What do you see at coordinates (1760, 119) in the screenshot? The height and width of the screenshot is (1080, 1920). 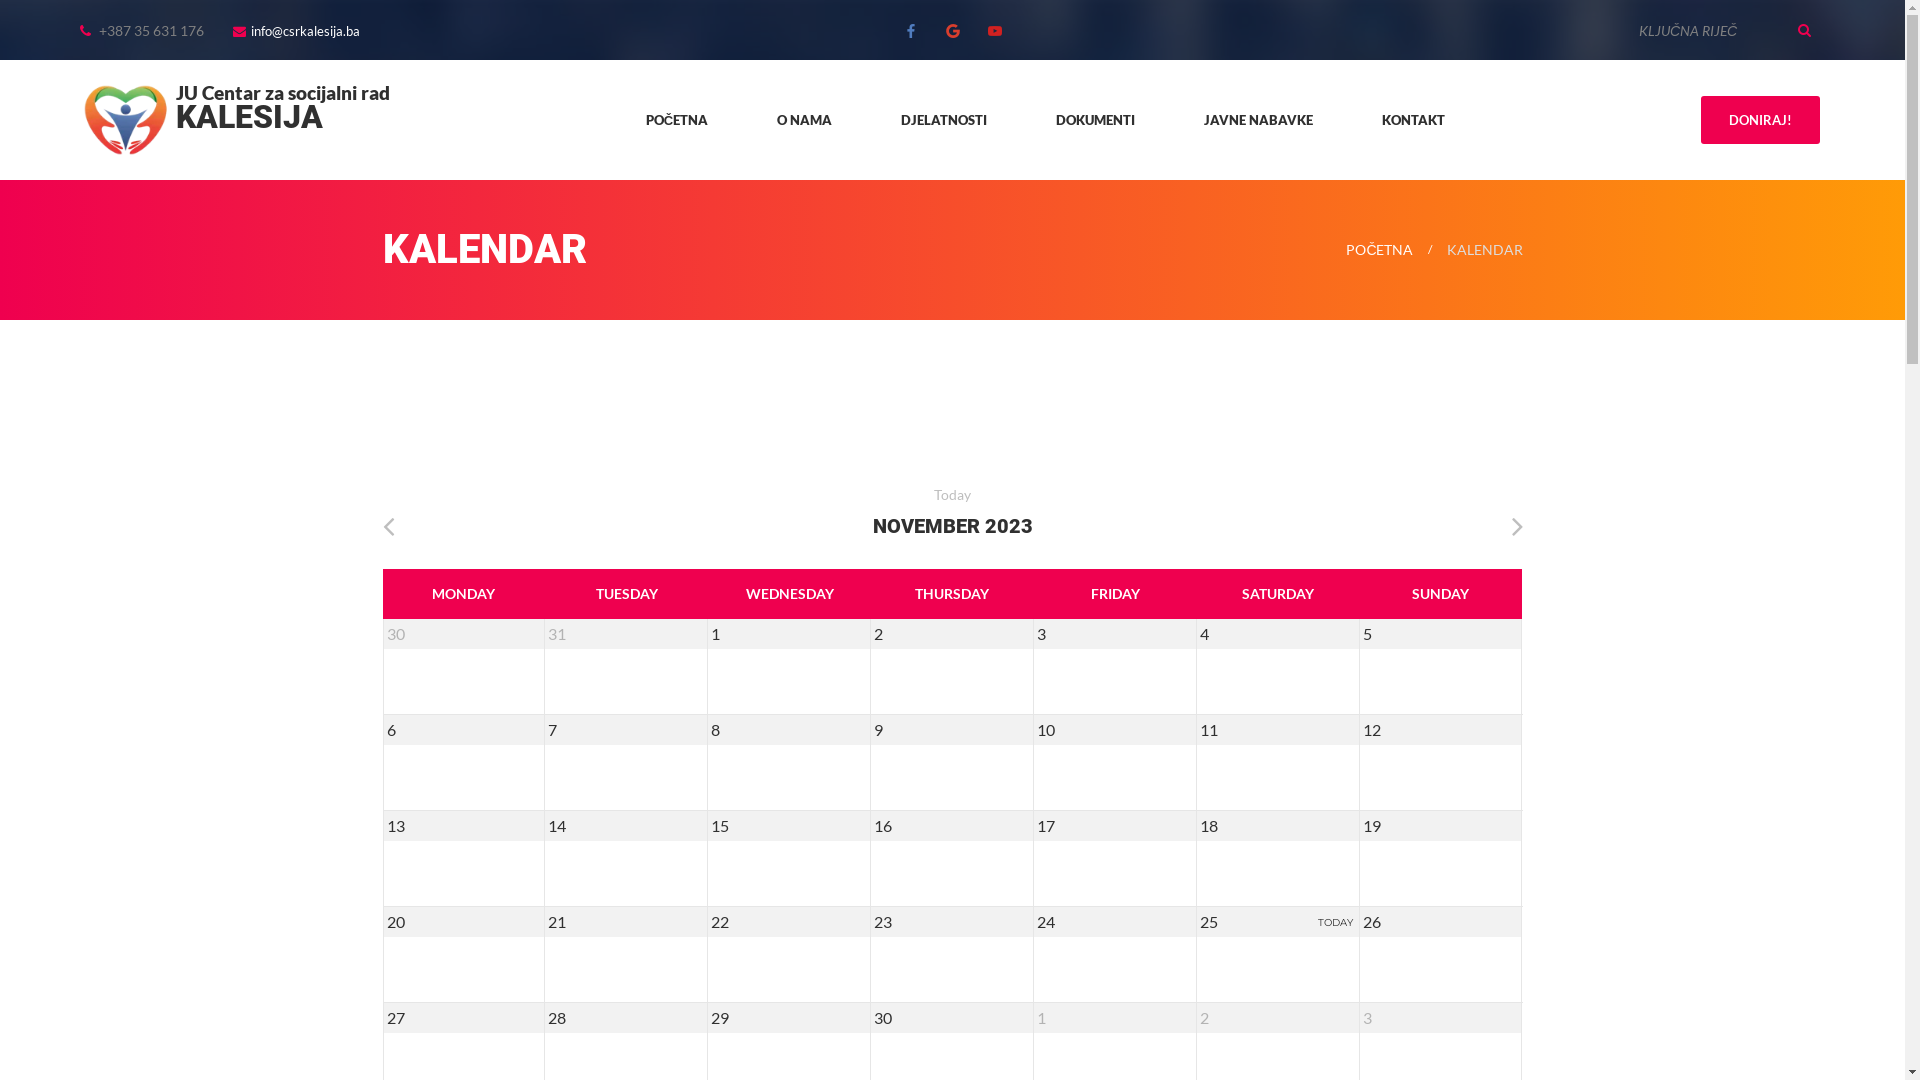 I see `'DONIRAJ!'` at bounding box center [1760, 119].